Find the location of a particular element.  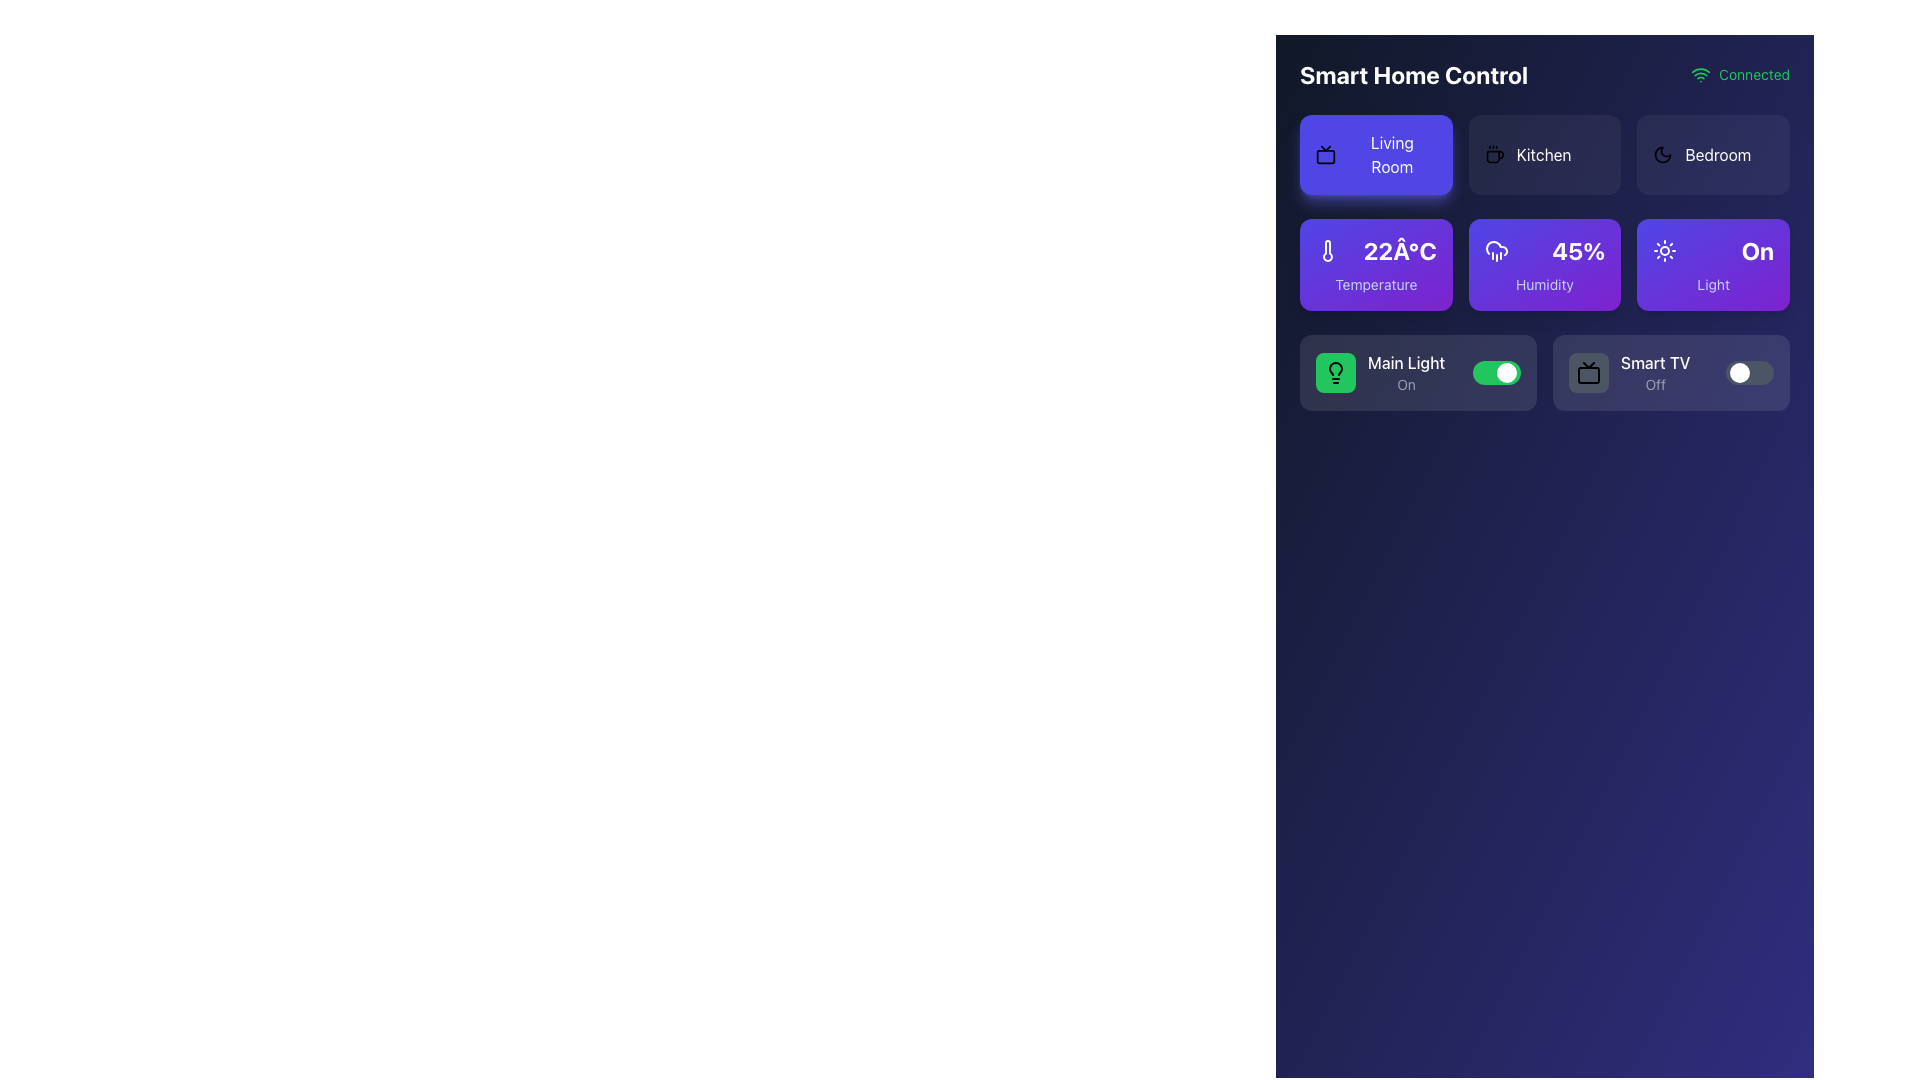

the TV control icon button located in the Smart Home Control panel, which is positioned to the left of the text 'Smart TV Off' and above the toggle switch is located at coordinates (1587, 373).